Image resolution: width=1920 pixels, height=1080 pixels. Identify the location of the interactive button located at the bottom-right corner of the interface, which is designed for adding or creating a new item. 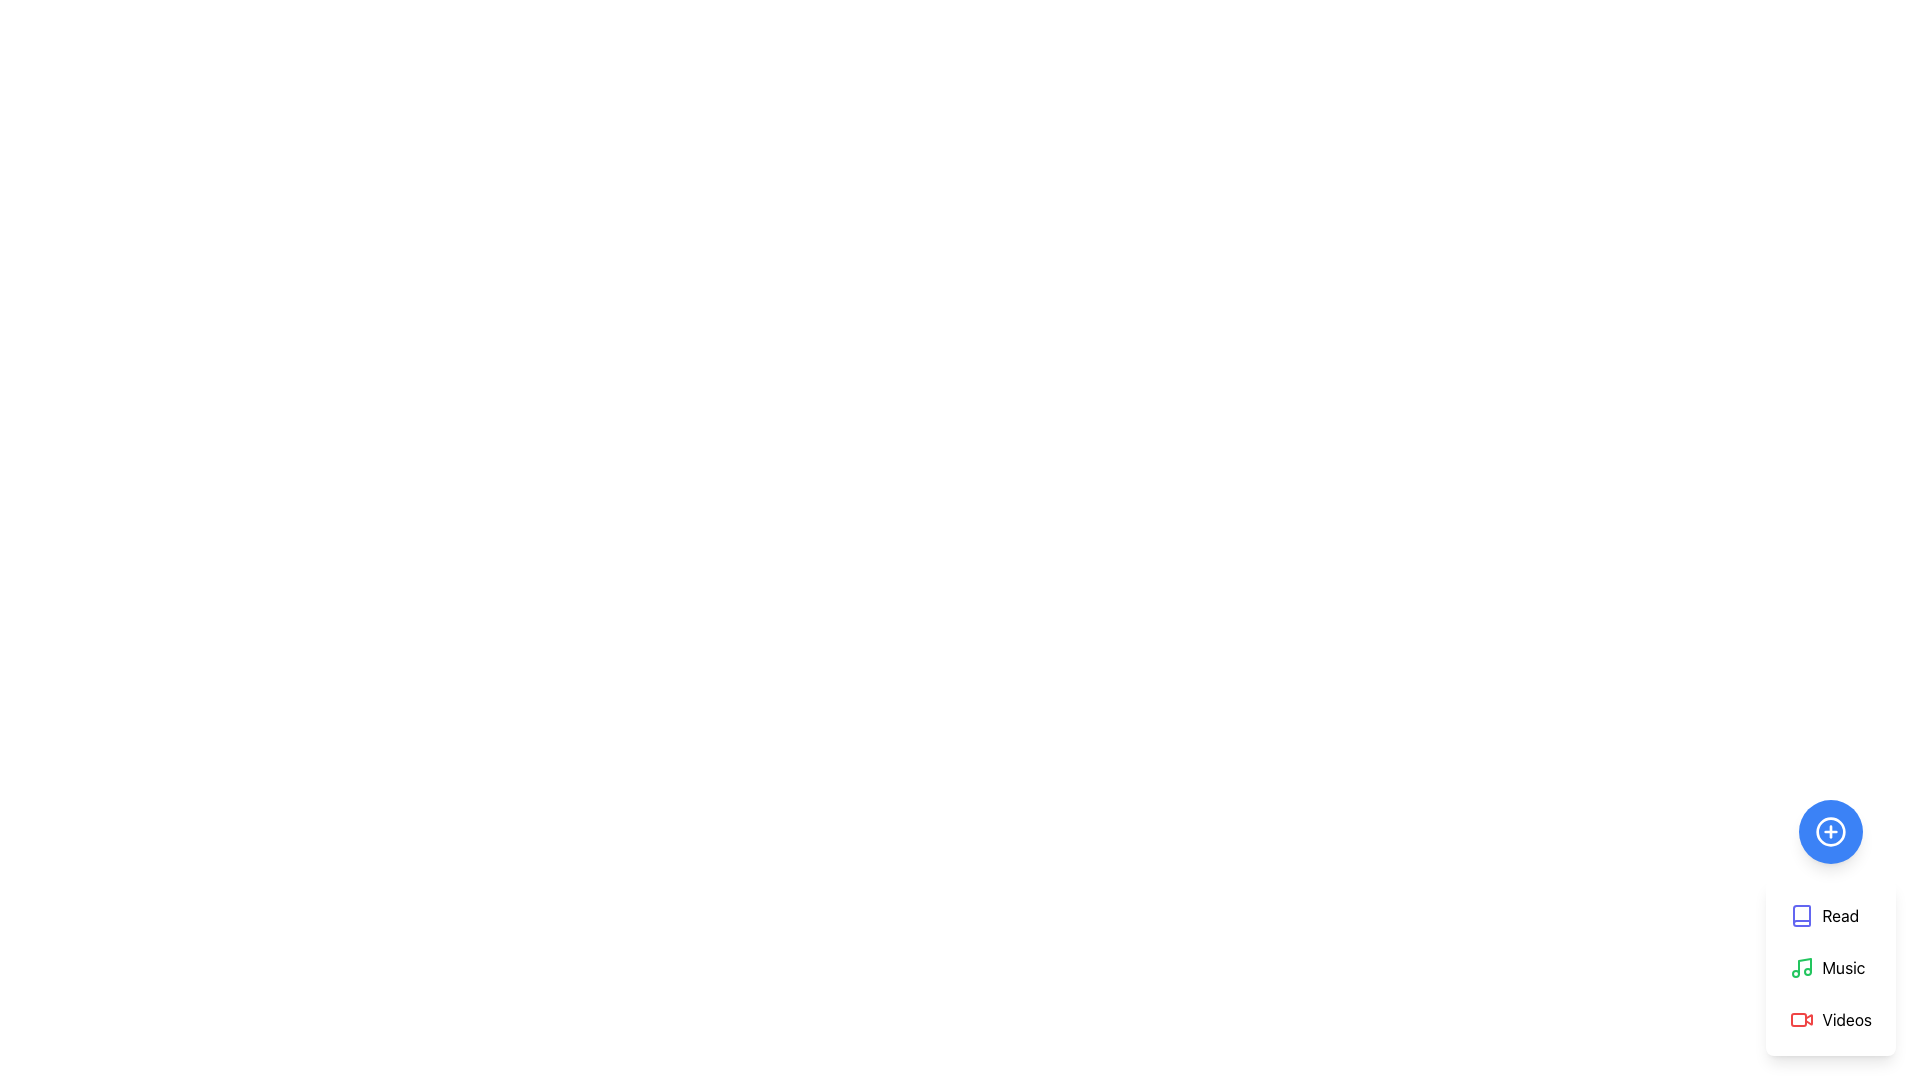
(1831, 832).